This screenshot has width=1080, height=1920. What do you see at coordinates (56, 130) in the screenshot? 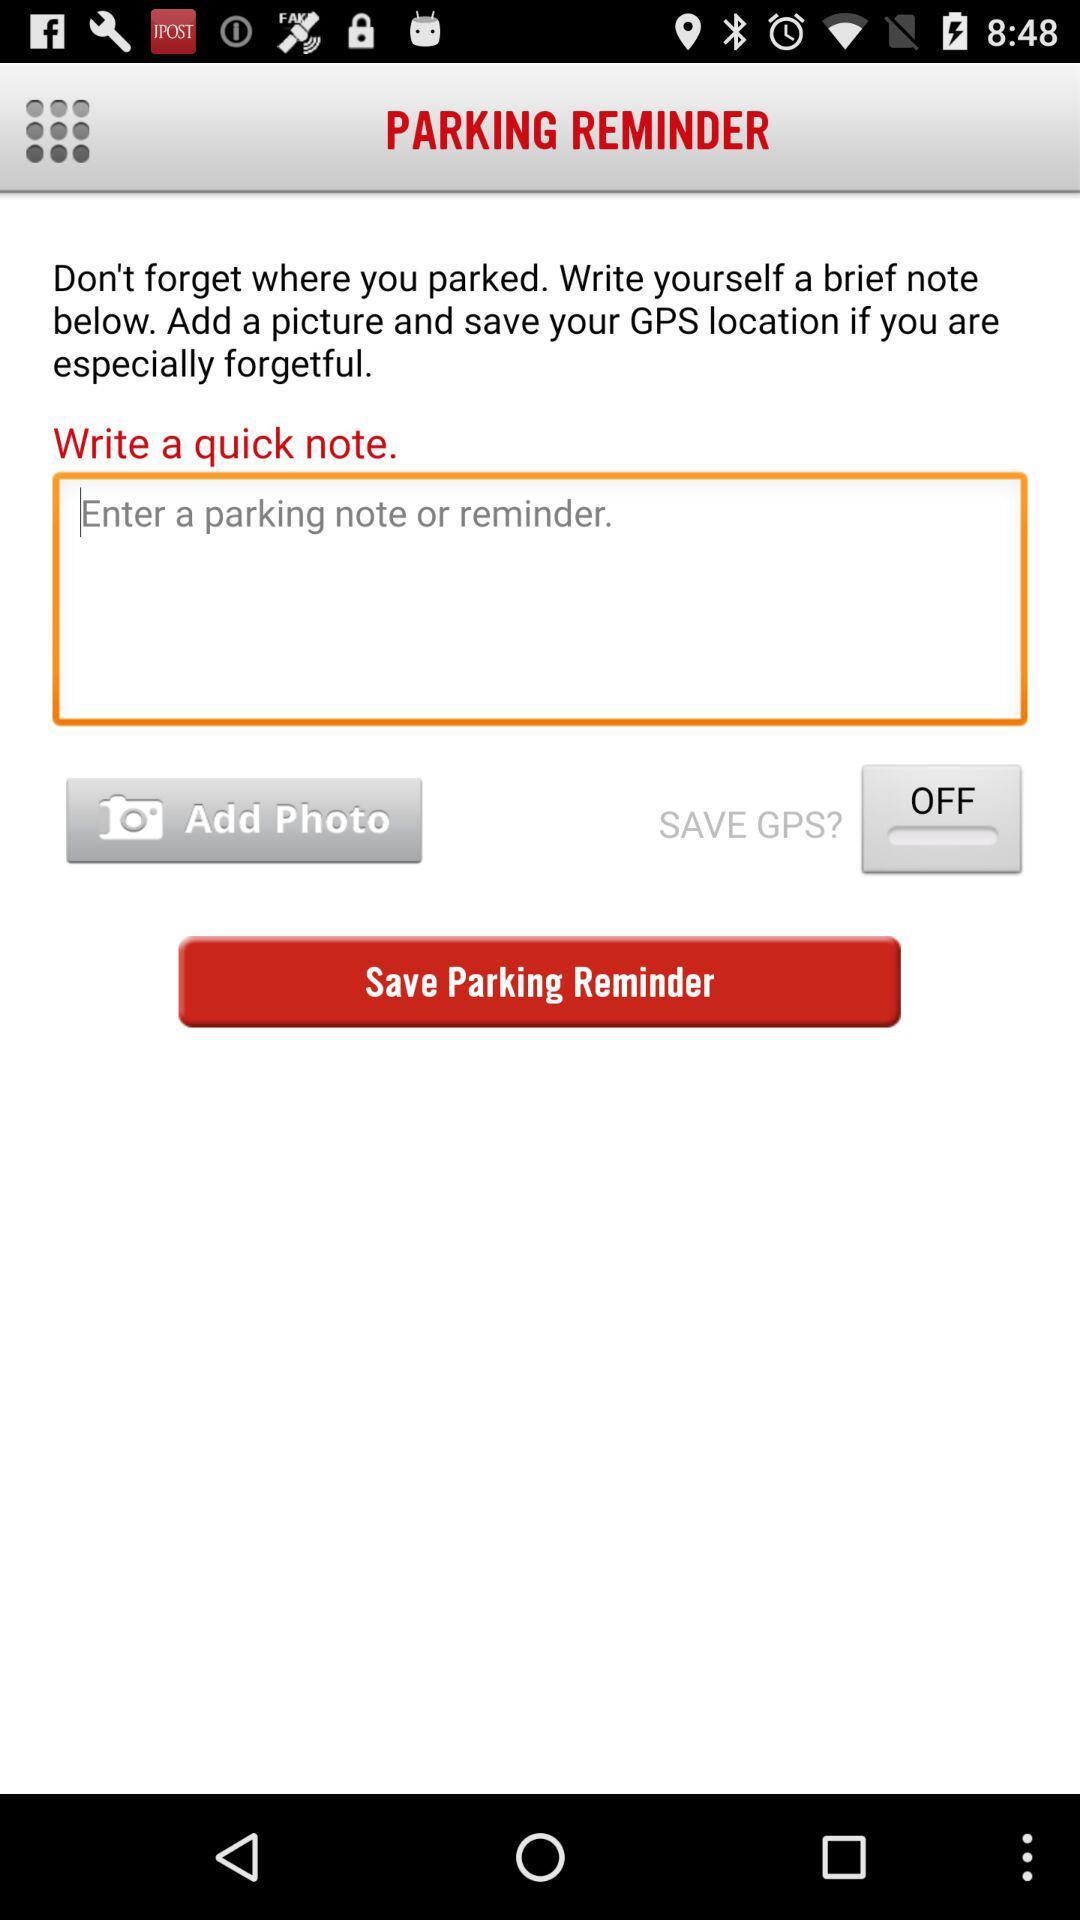
I see `item above the don t forget app` at bounding box center [56, 130].